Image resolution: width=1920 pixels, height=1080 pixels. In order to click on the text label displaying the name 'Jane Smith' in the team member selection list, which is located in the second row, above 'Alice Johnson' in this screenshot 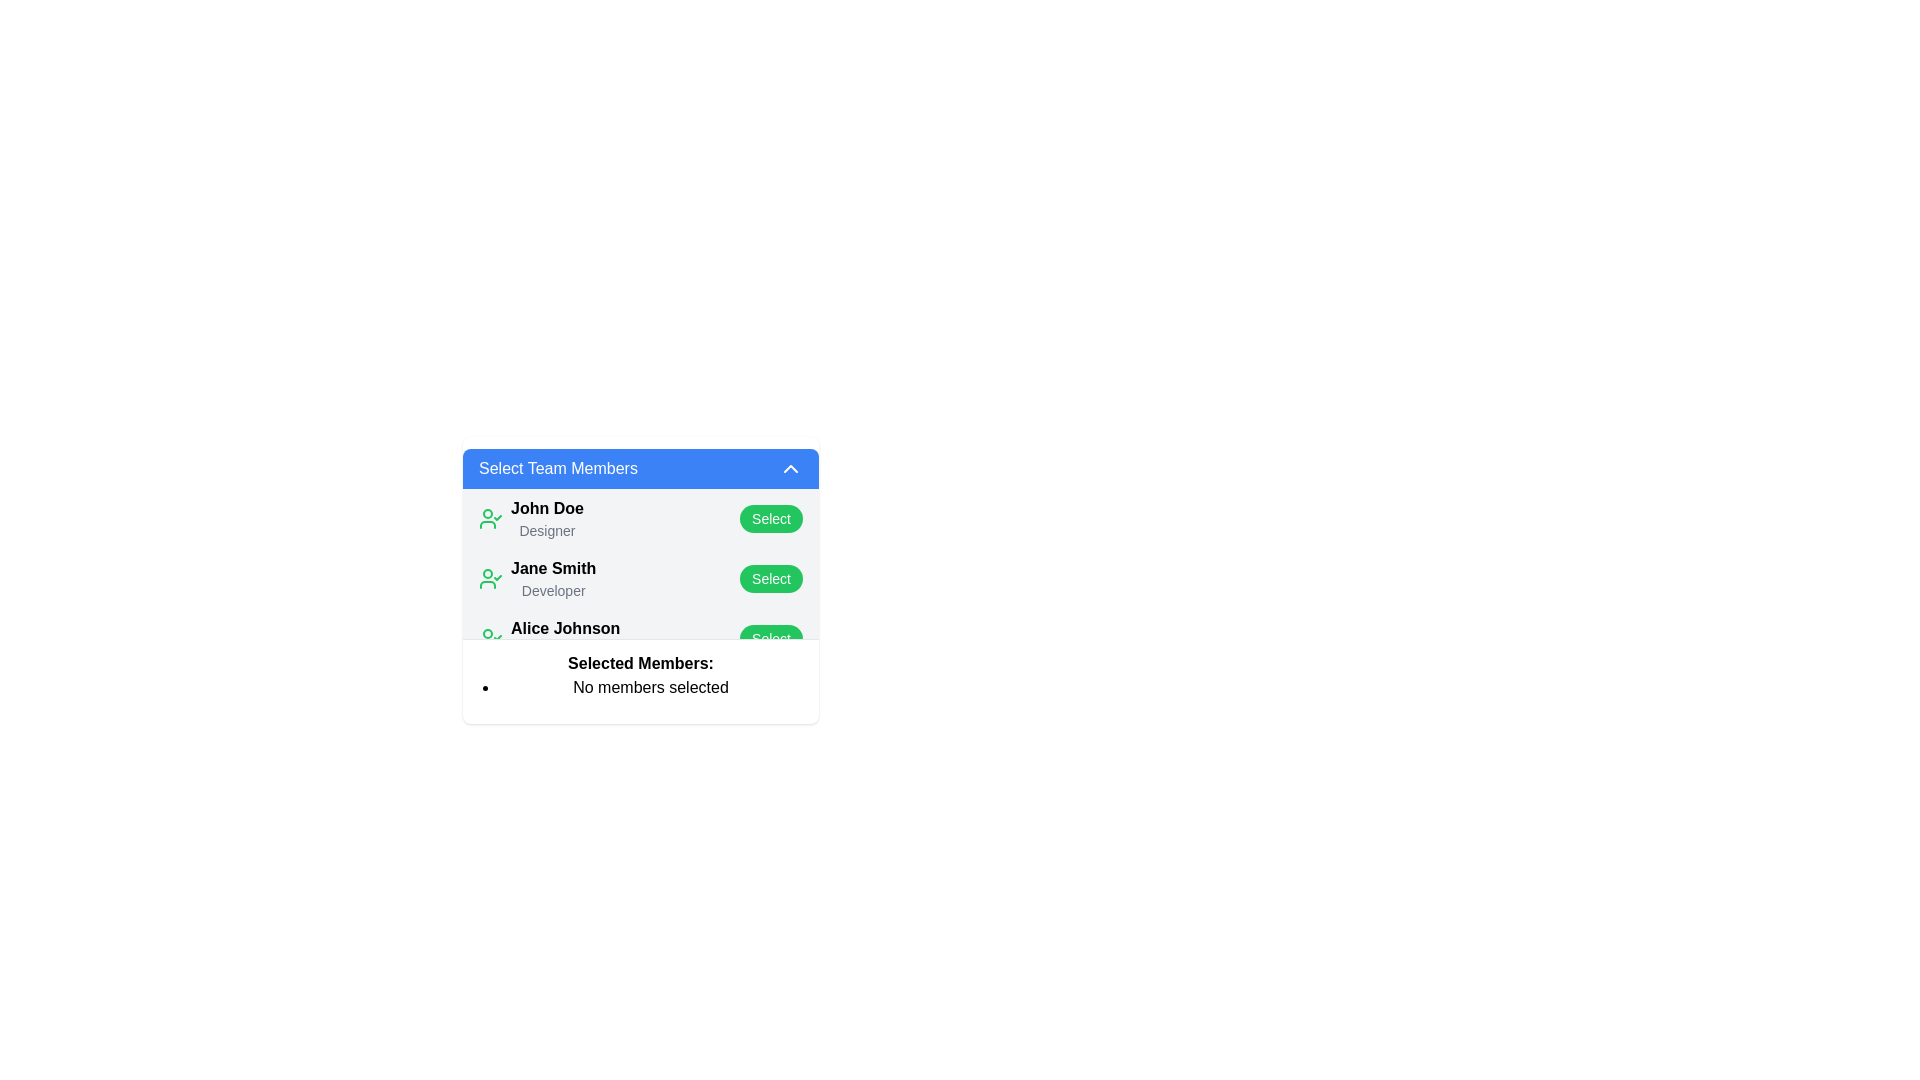, I will do `click(553, 569)`.